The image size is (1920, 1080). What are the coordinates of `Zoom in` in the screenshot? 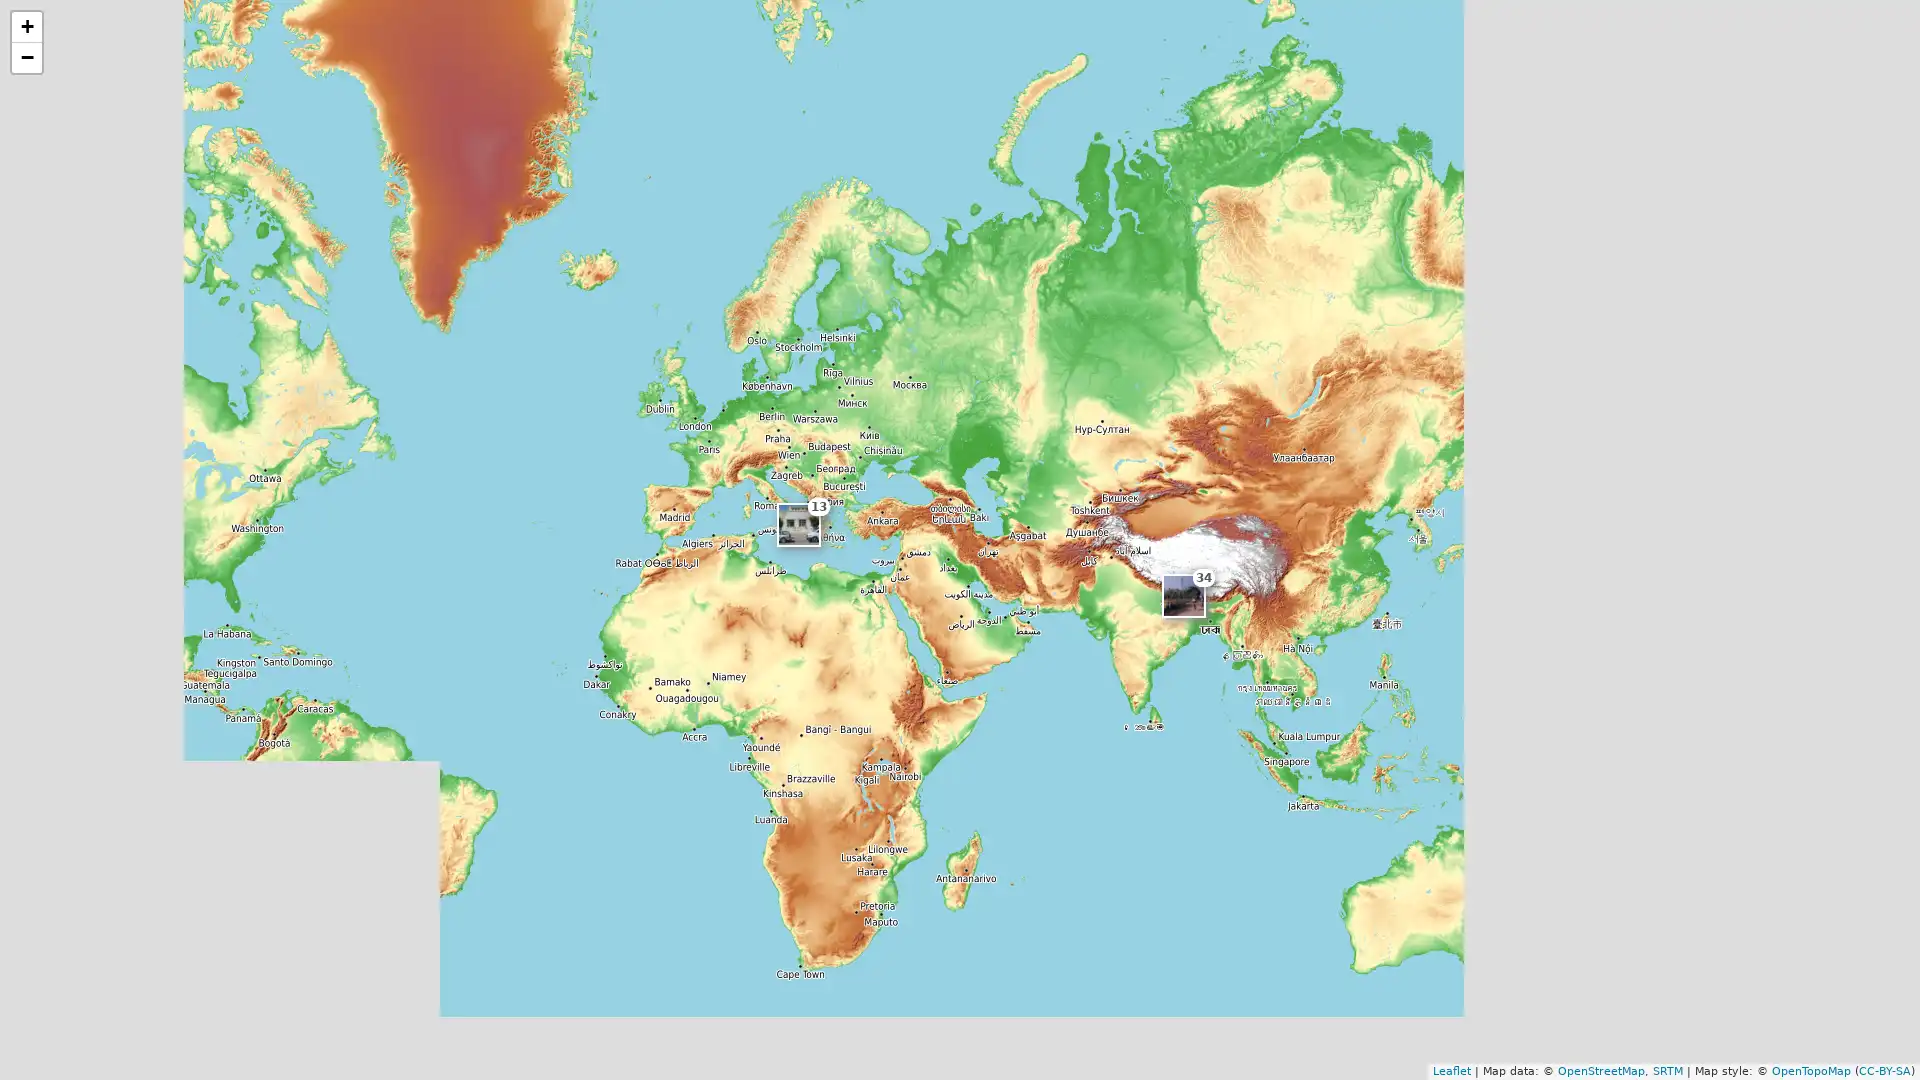 It's located at (27, 27).